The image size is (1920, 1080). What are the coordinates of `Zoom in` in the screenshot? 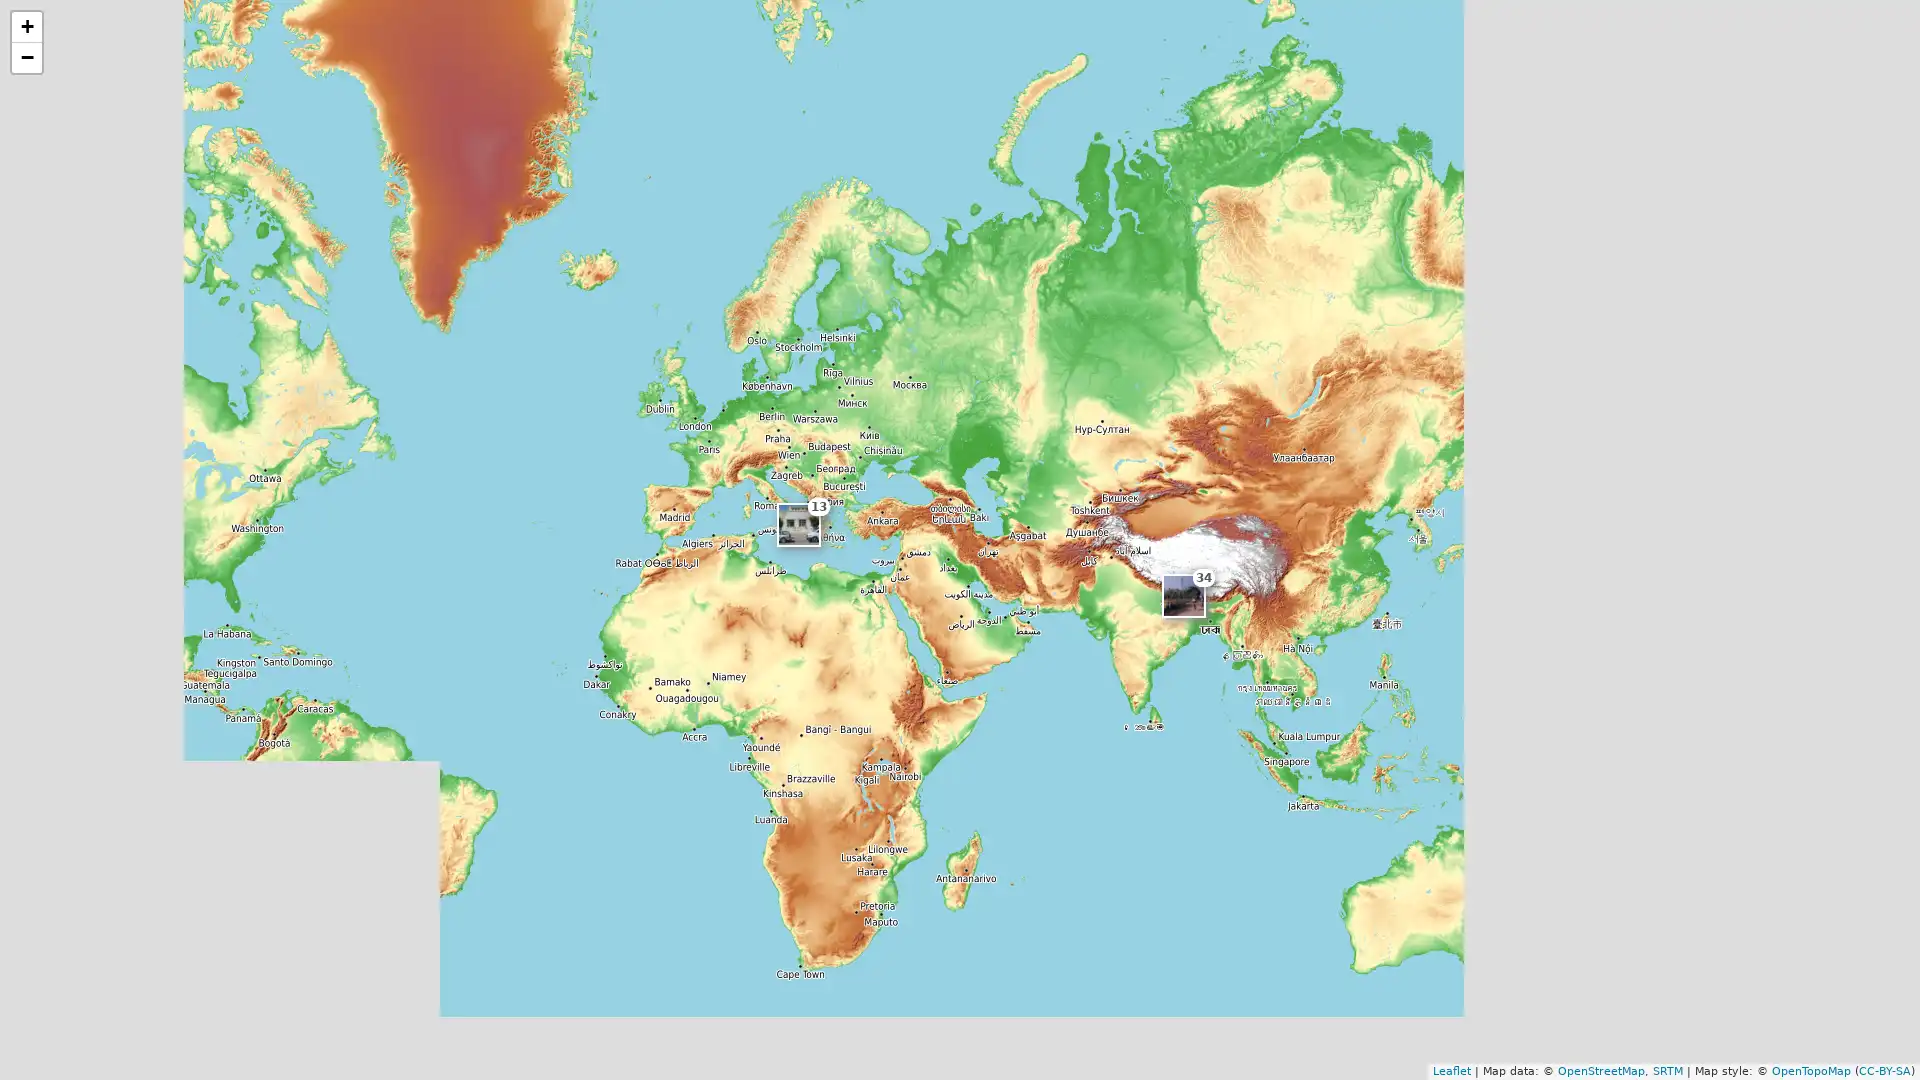 It's located at (27, 27).